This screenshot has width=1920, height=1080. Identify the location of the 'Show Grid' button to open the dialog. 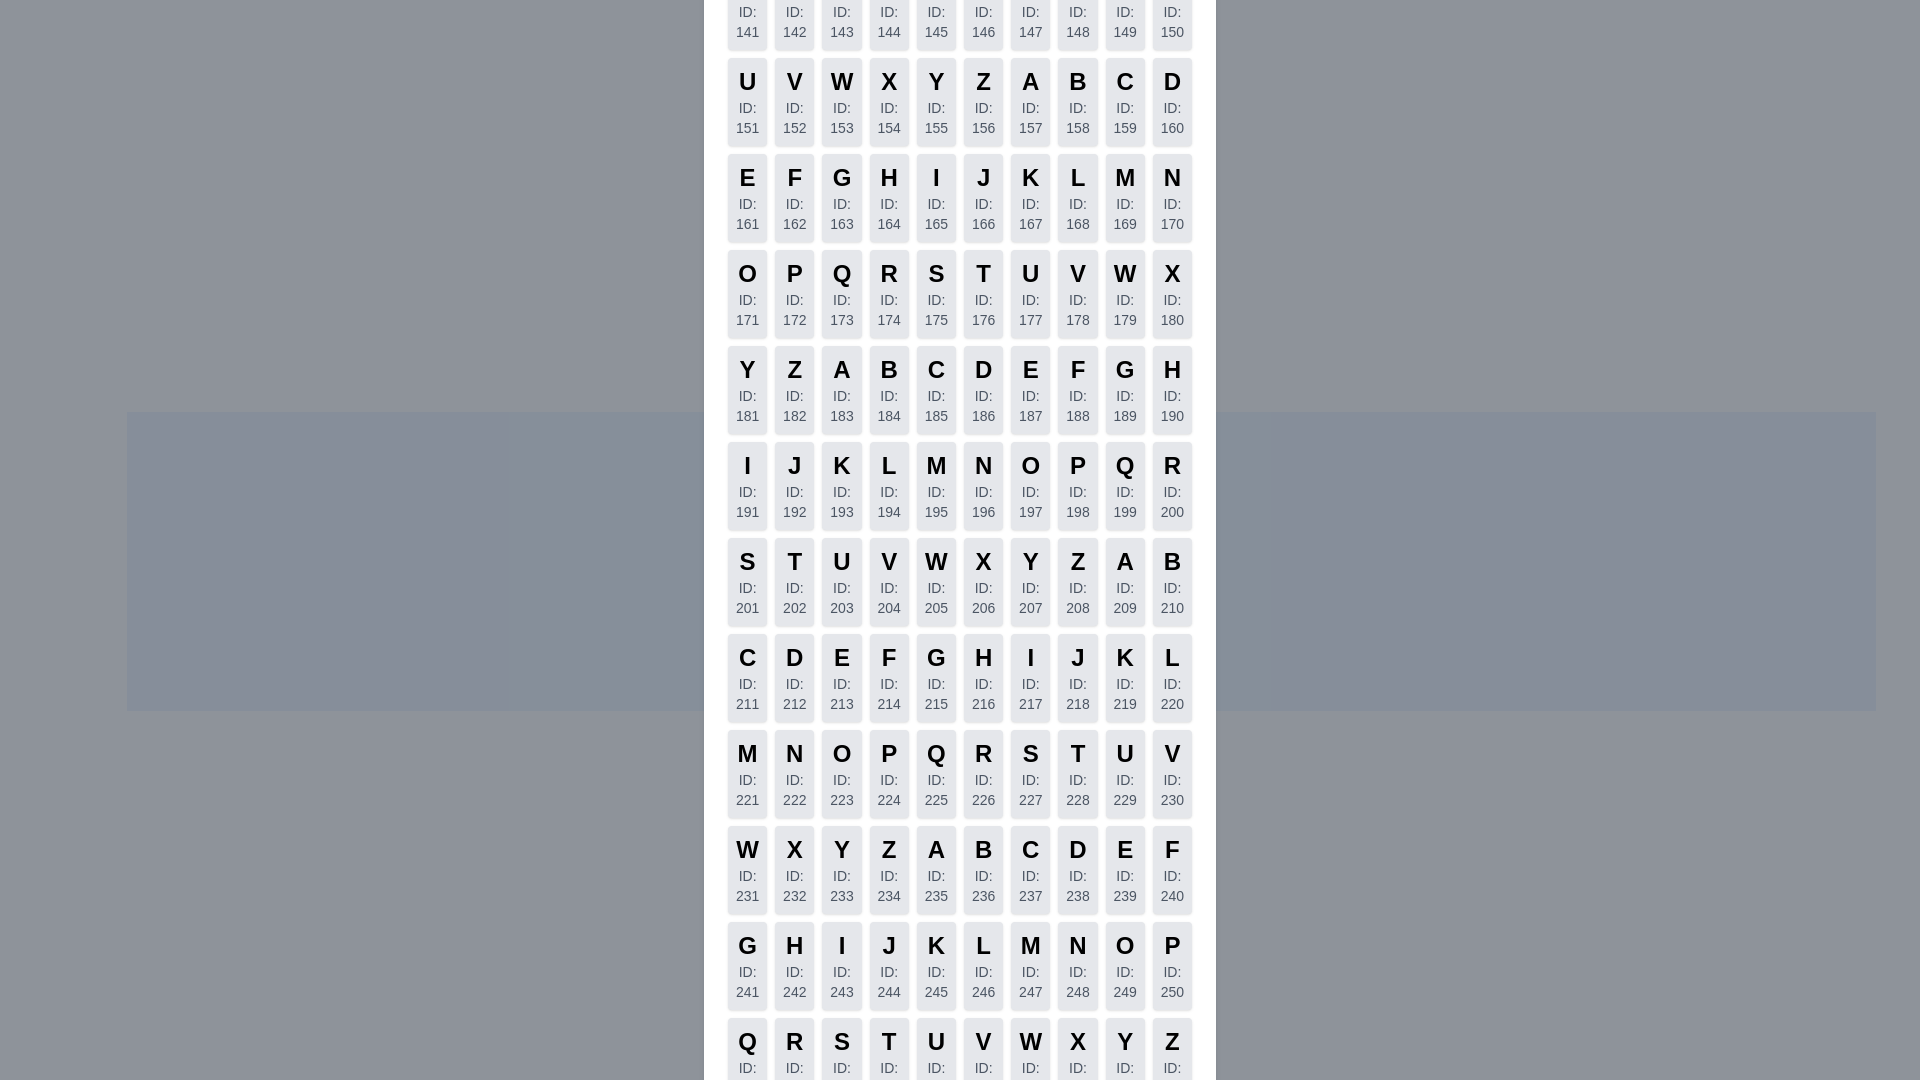
(1001, 951).